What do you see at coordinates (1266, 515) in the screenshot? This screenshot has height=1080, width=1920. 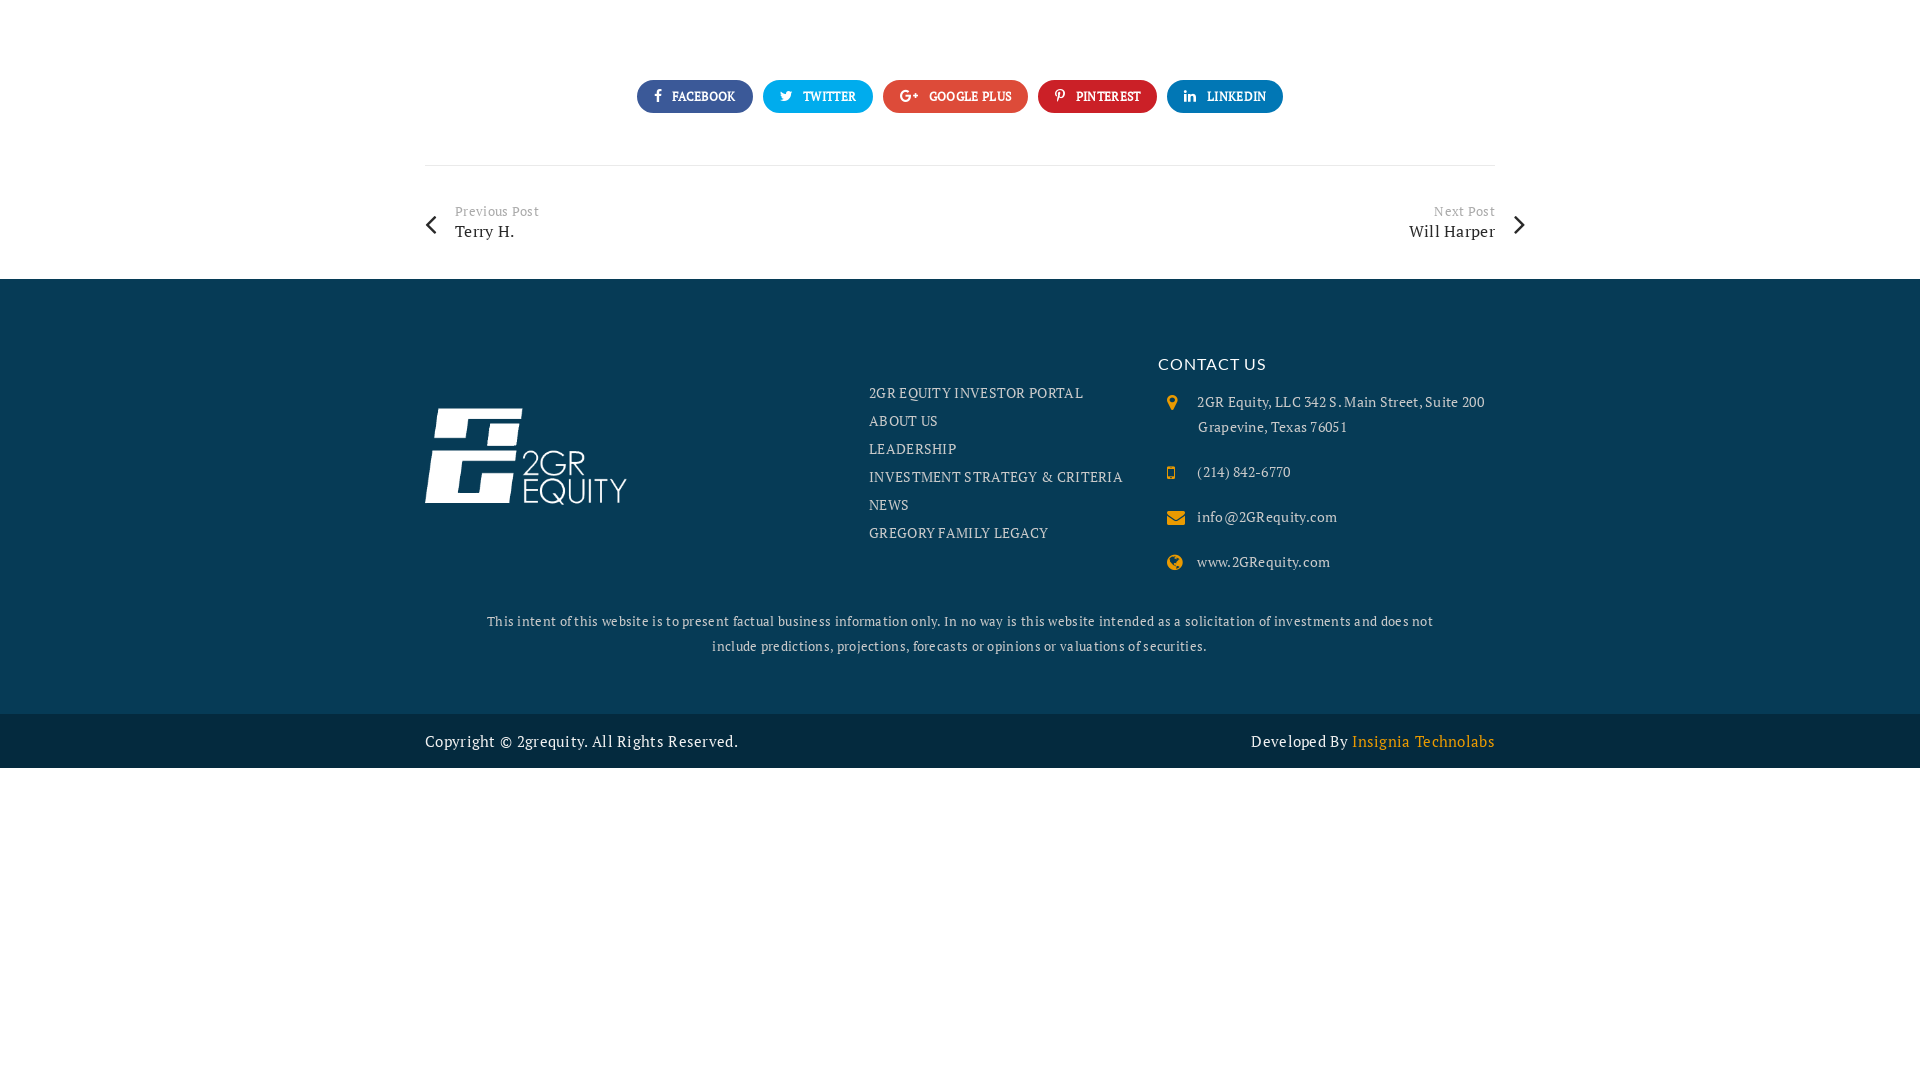 I see `'info@2GRequity.com'` at bounding box center [1266, 515].